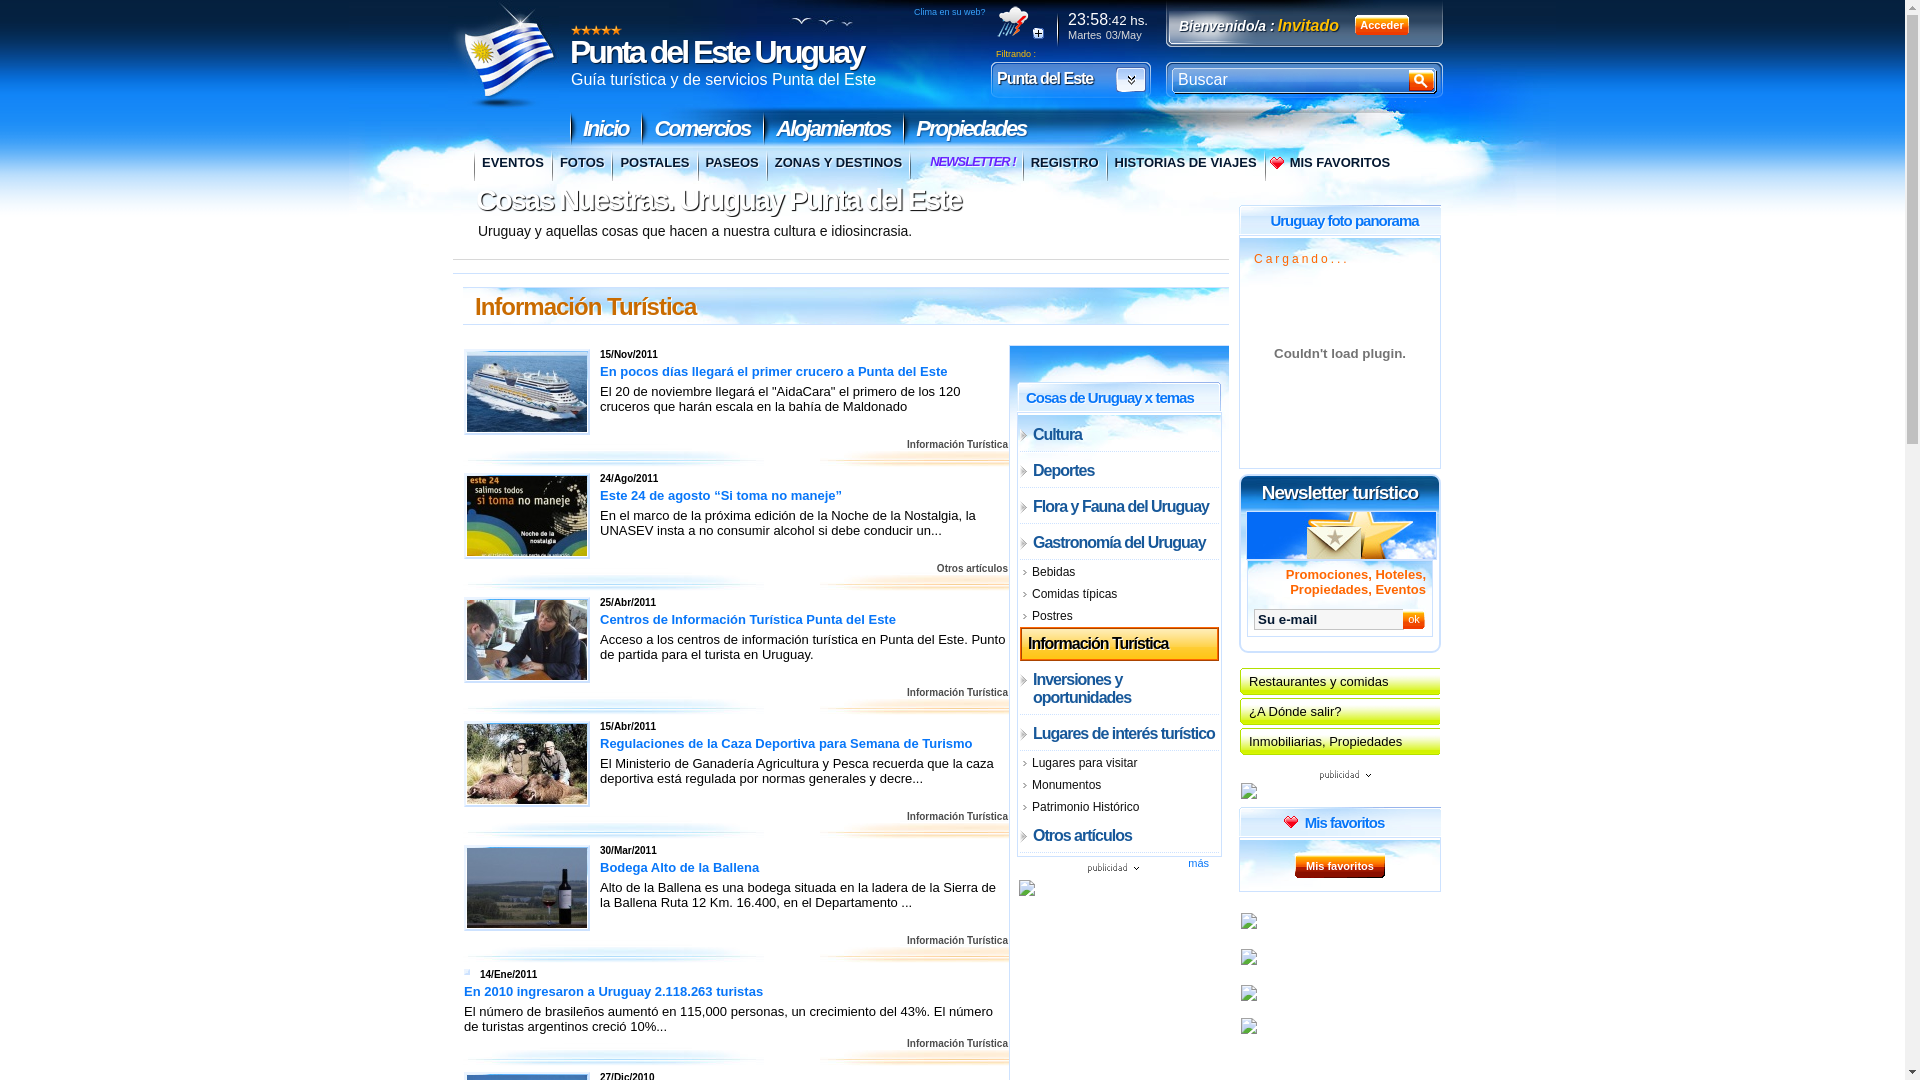 The width and height of the screenshot is (1920, 1080). What do you see at coordinates (837, 164) in the screenshot?
I see `'ZONAS Y DESTINOS'` at bounding box center [837, 164].